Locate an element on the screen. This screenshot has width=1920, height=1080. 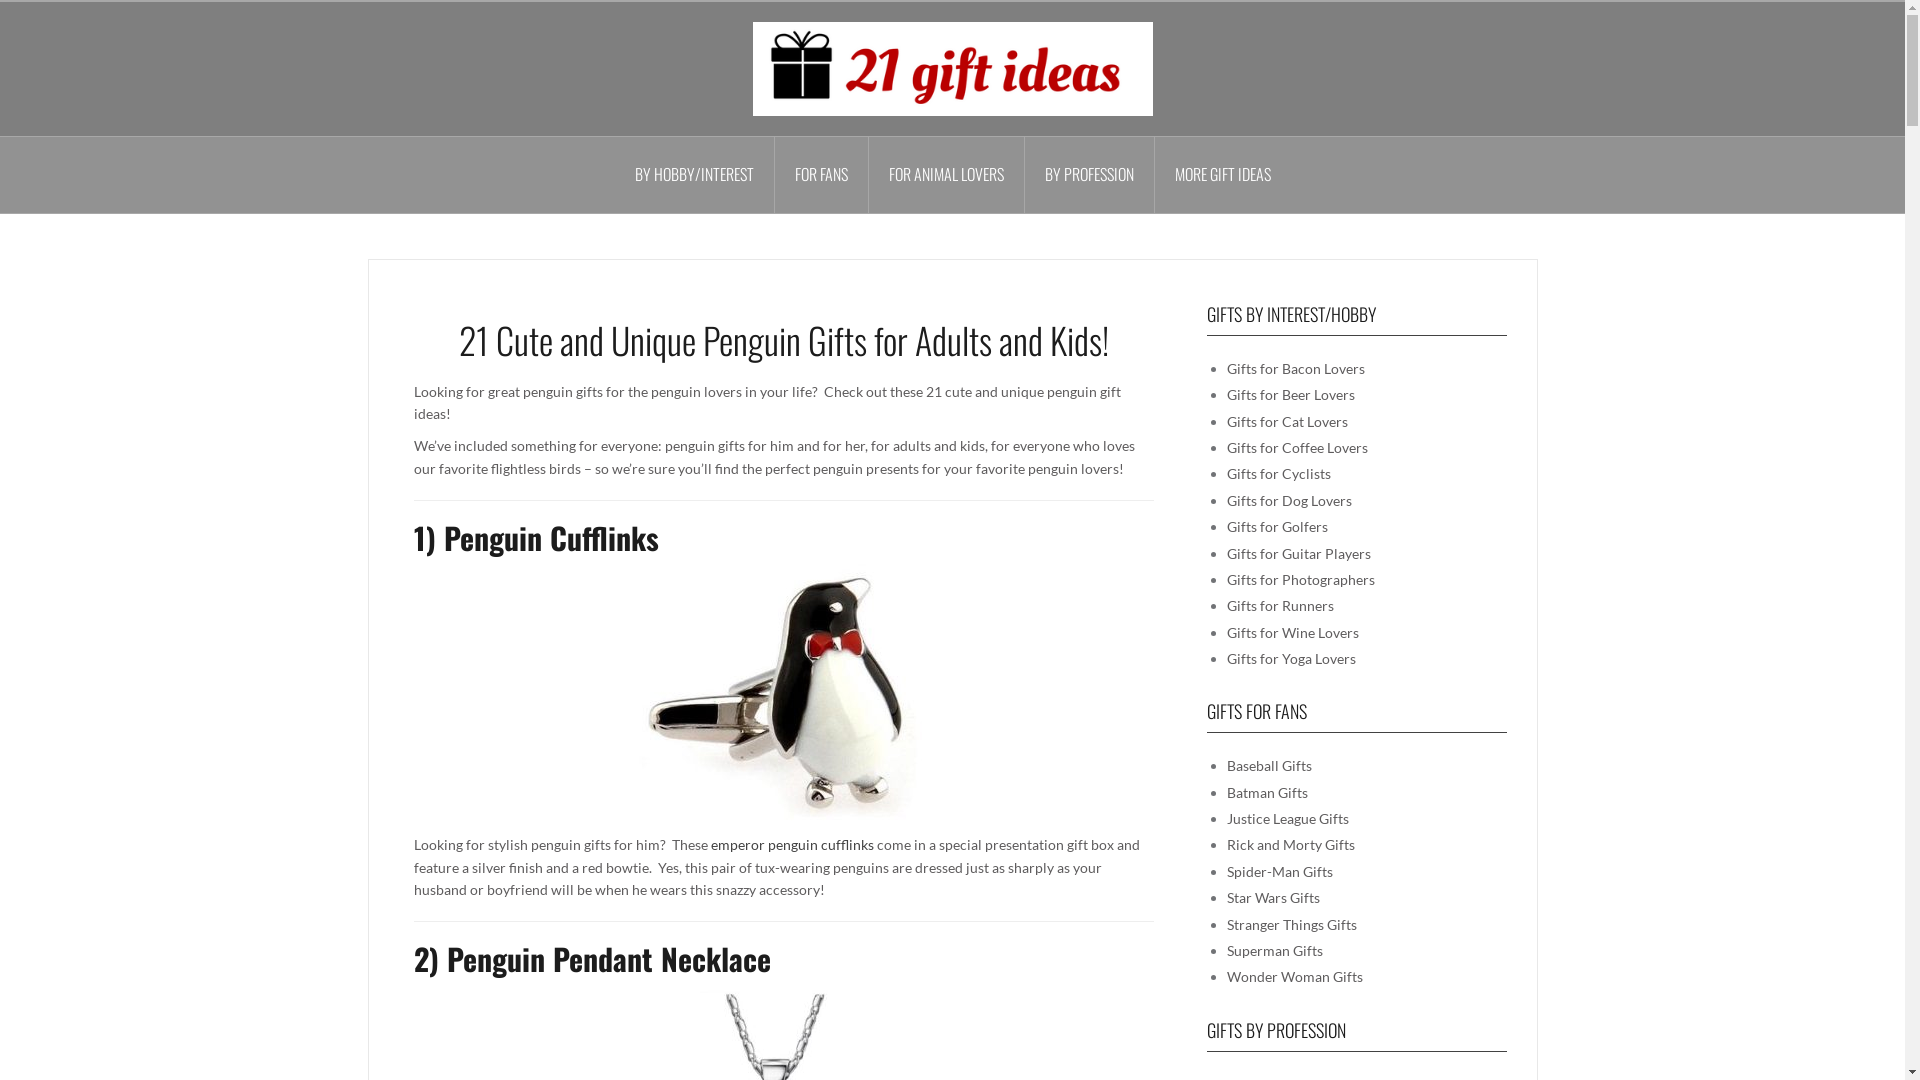
'Superman Gifts' is located at coordinates (1272, 949).